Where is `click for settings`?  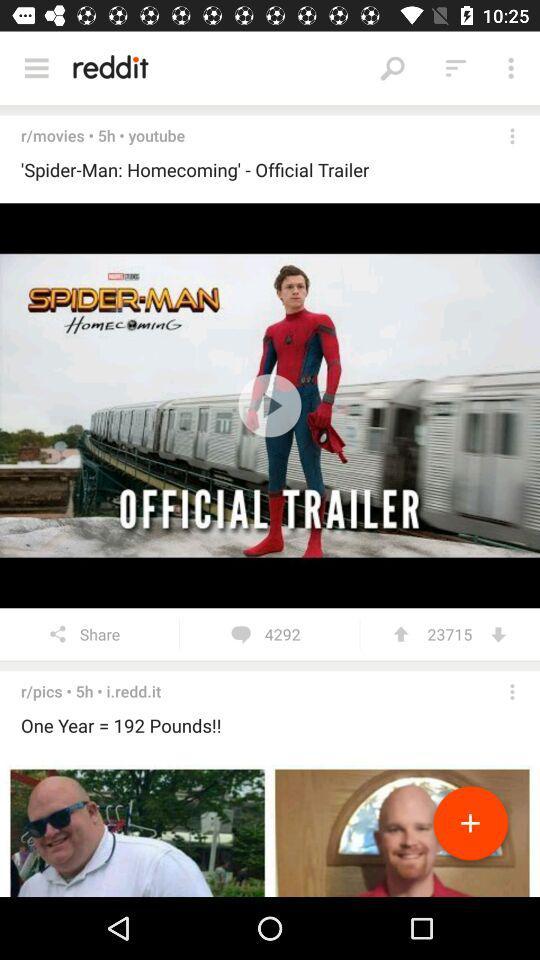 click for settings is located at coordinates (512, 135).